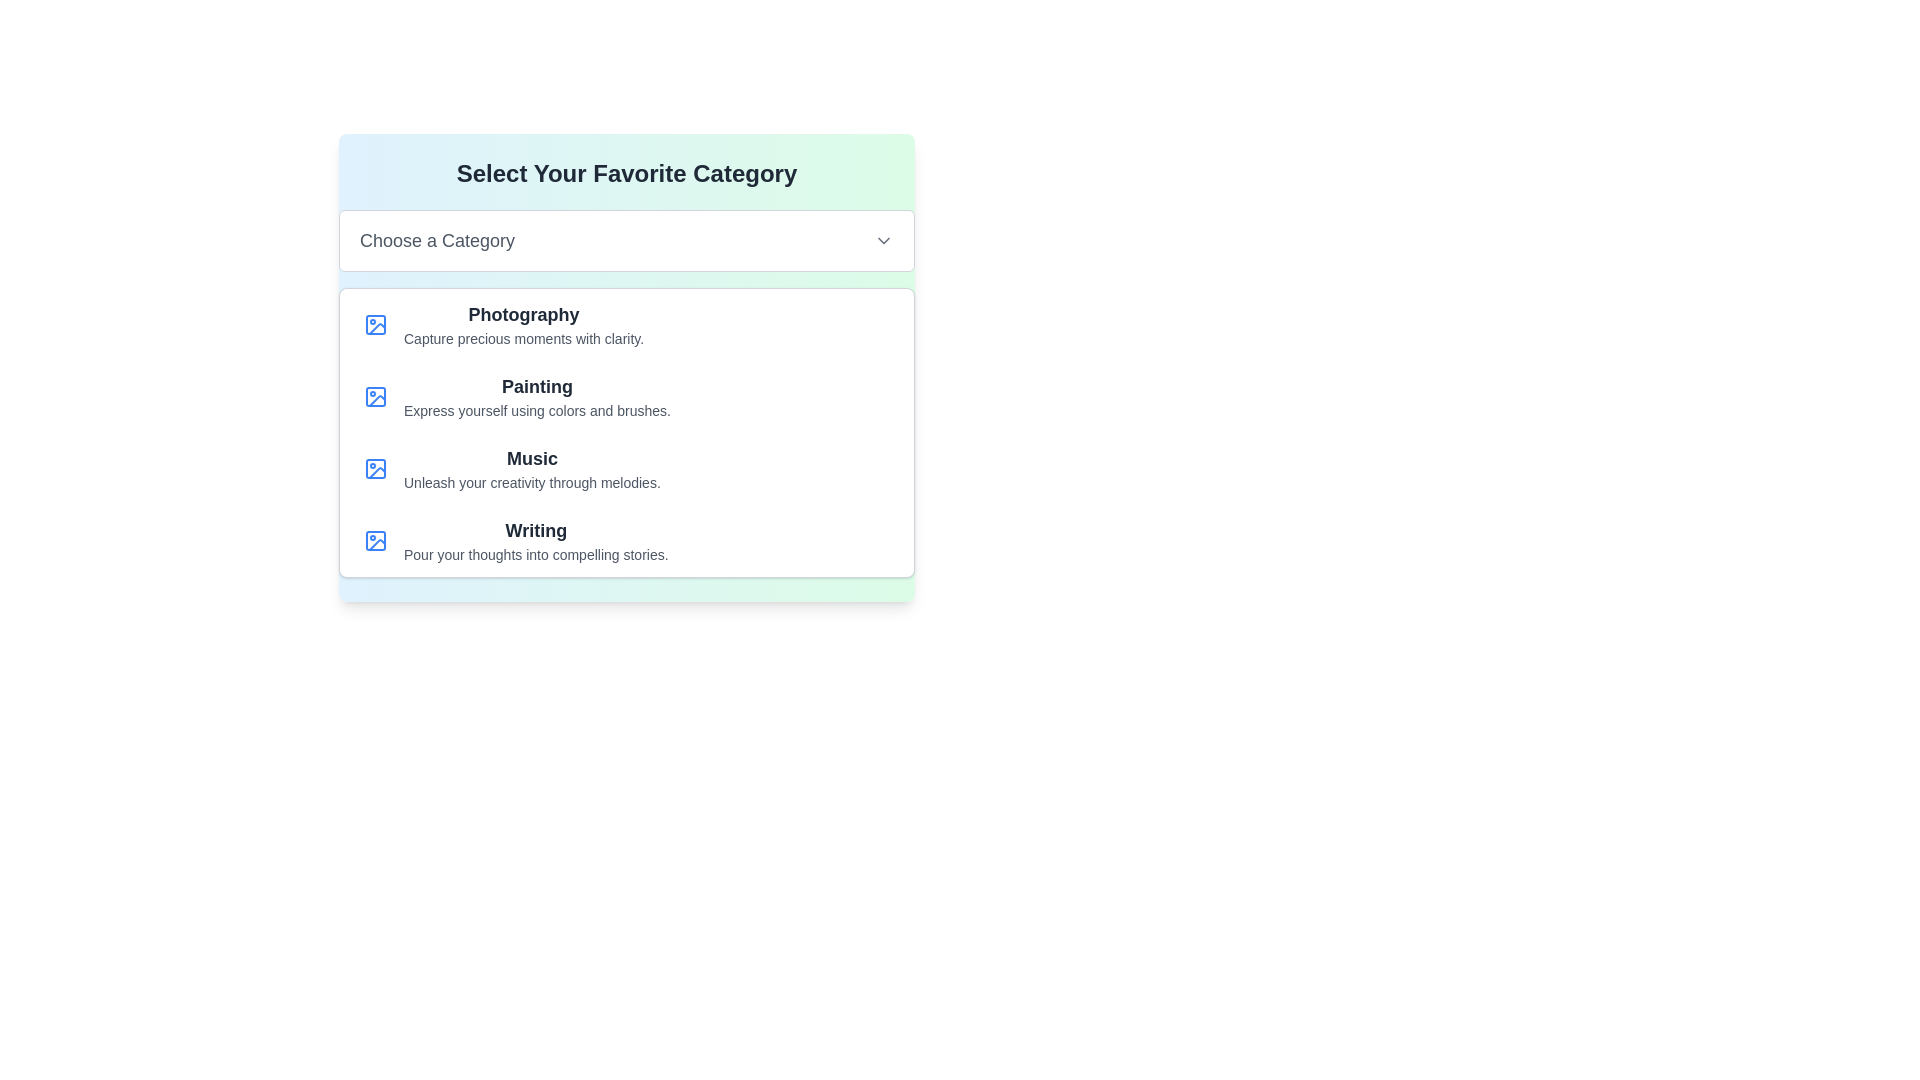  What do you see at coordinates (532, 482) in the screenshot?
I see `the gray styled text label located directly beneath the 'Music' heading in the list of categories` at bounding box center [532, 482].